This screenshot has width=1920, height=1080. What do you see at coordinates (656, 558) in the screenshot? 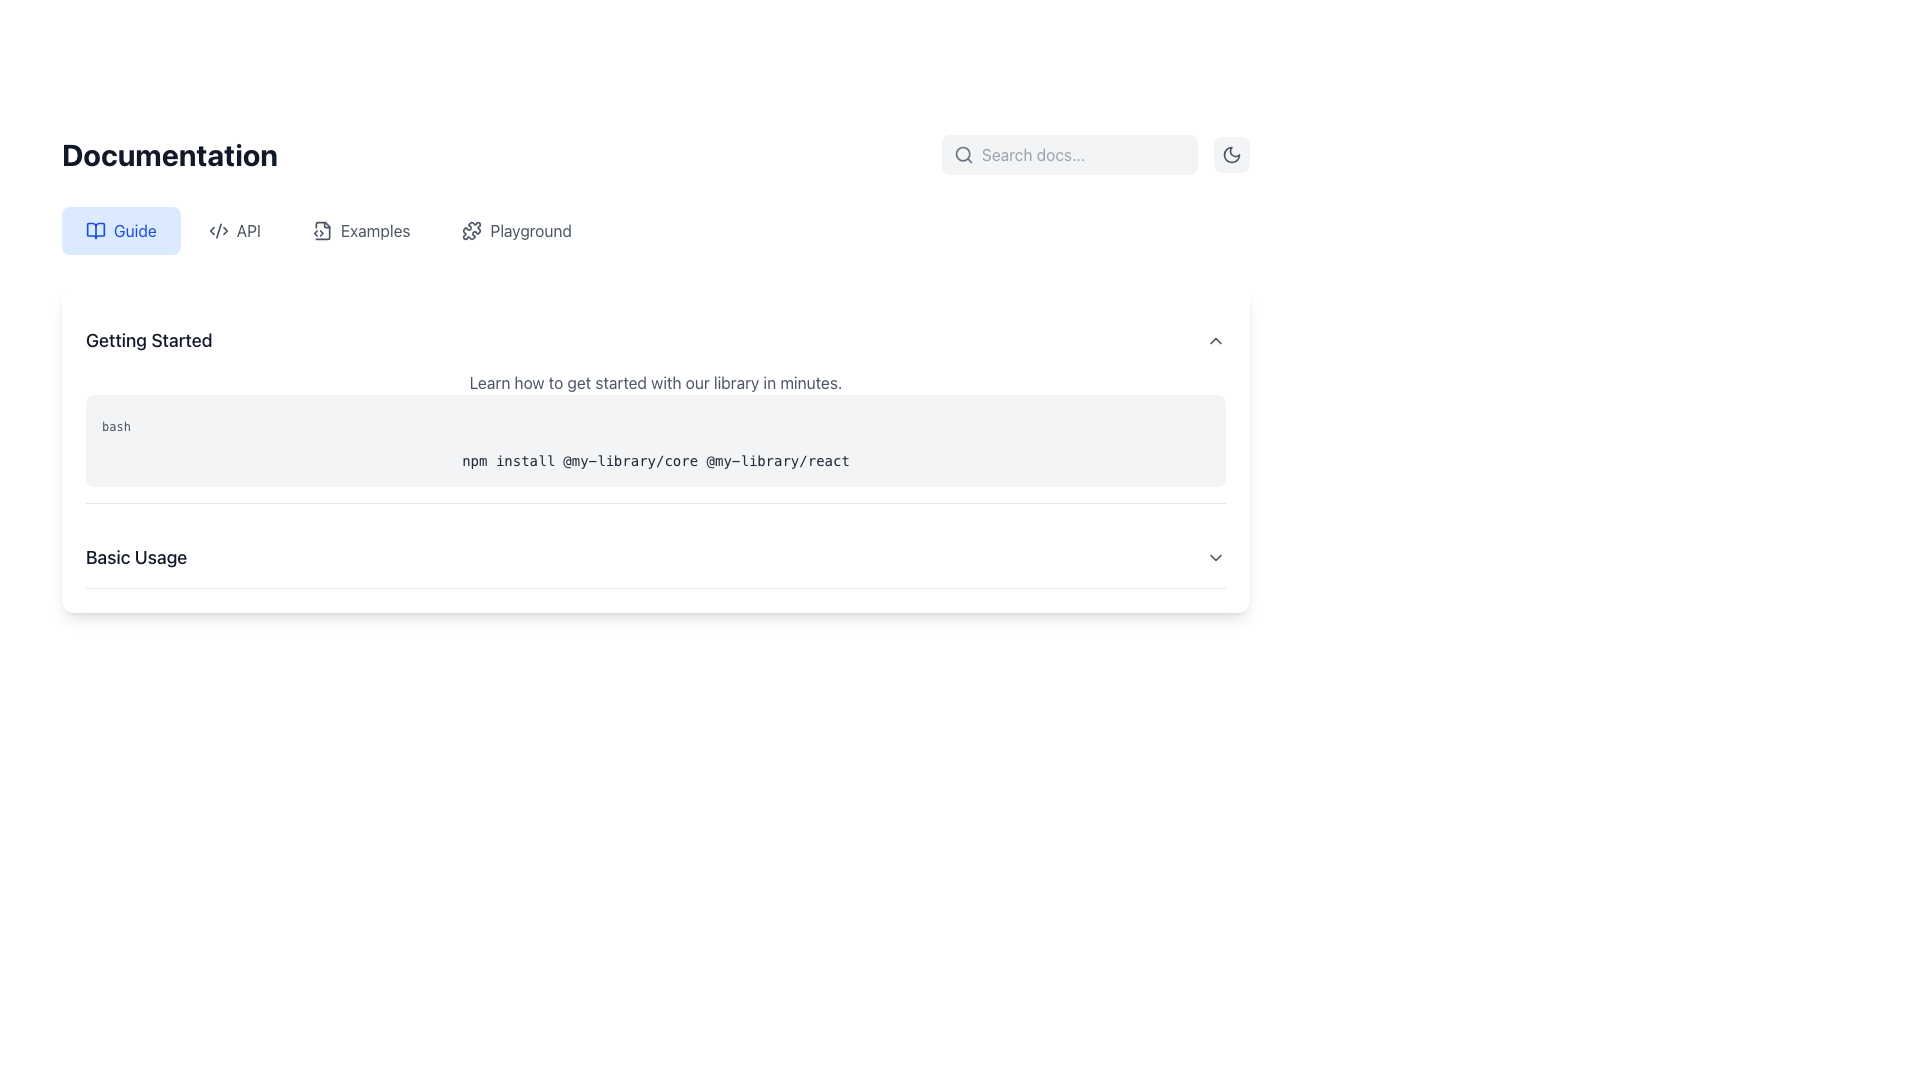
I see `the 'Basic Usage' dropdown trigger, which is styled with a medium font weight and has a subtle gray border at the bottom, located in the fourth position under the 'Getting Started' category` at bounding box center [656, 558].